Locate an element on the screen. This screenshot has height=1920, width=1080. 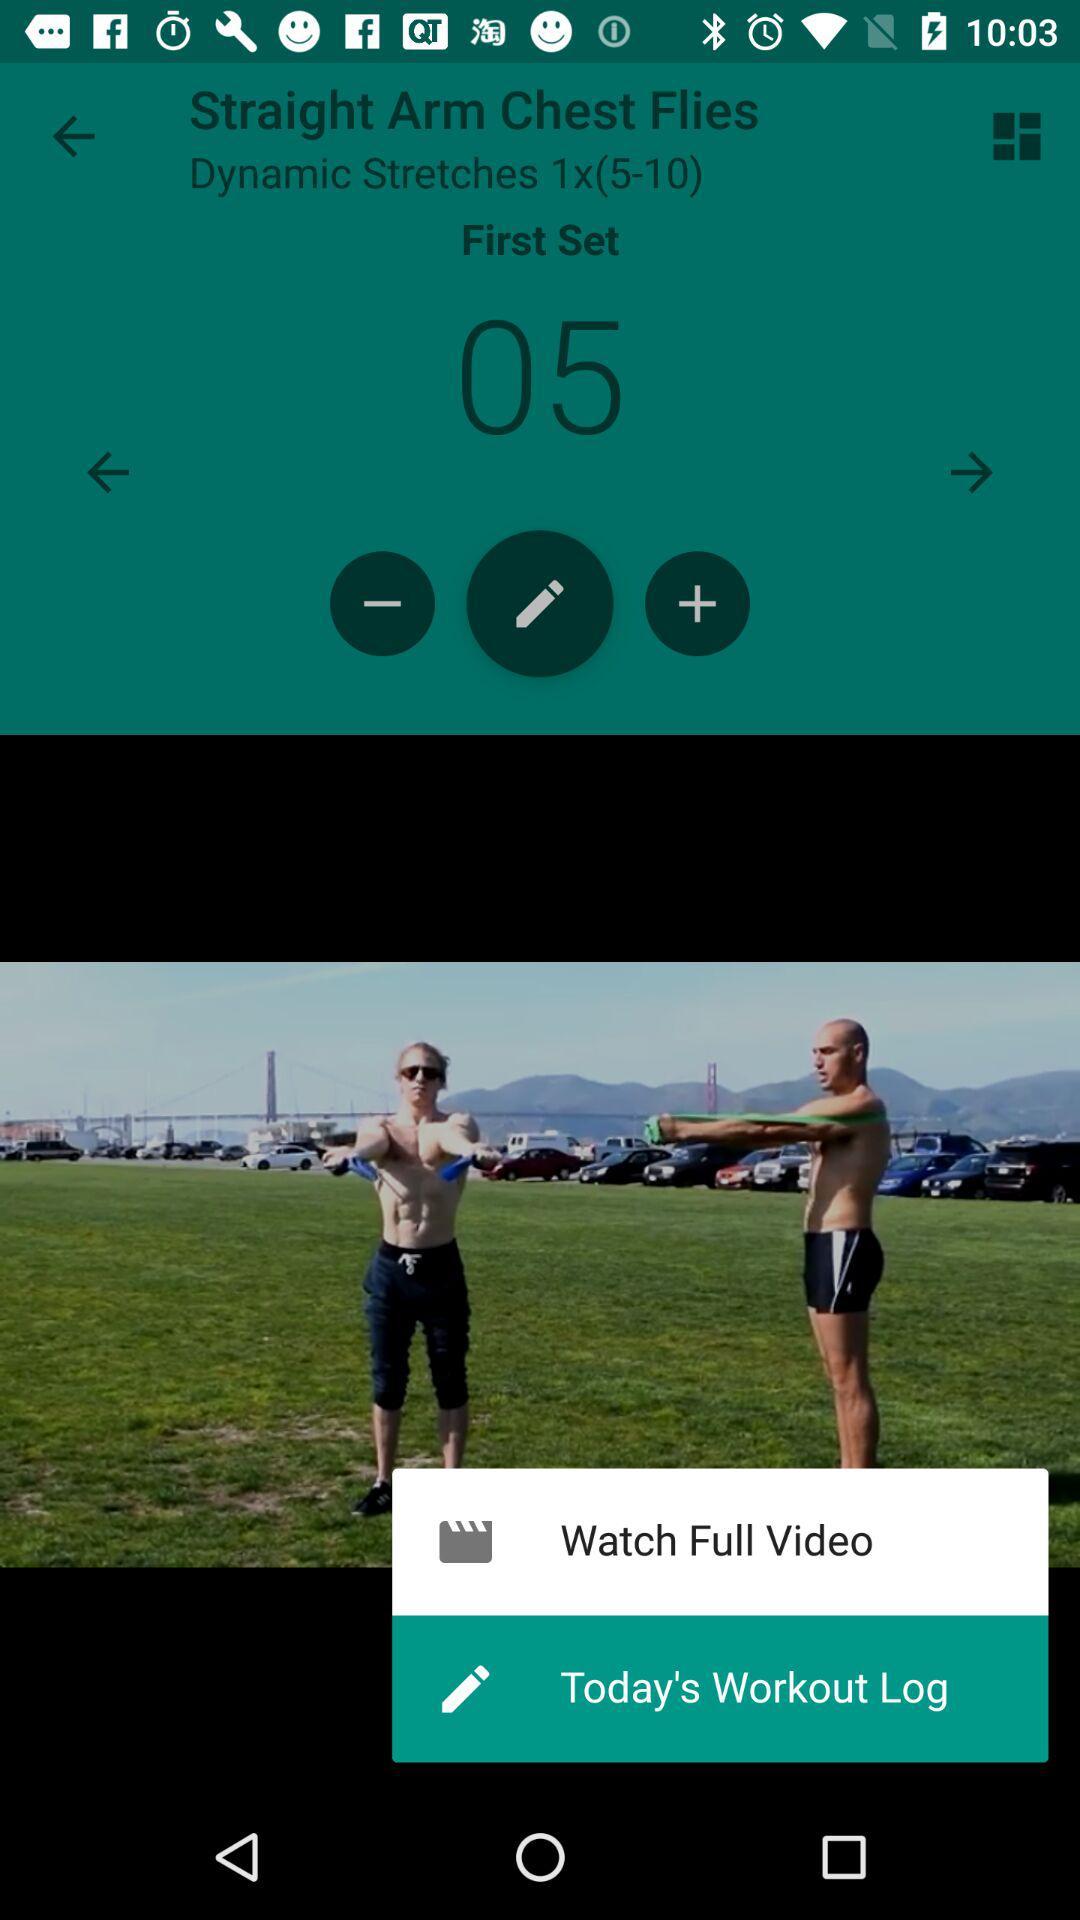
next video is located at coordinates (971, 471).